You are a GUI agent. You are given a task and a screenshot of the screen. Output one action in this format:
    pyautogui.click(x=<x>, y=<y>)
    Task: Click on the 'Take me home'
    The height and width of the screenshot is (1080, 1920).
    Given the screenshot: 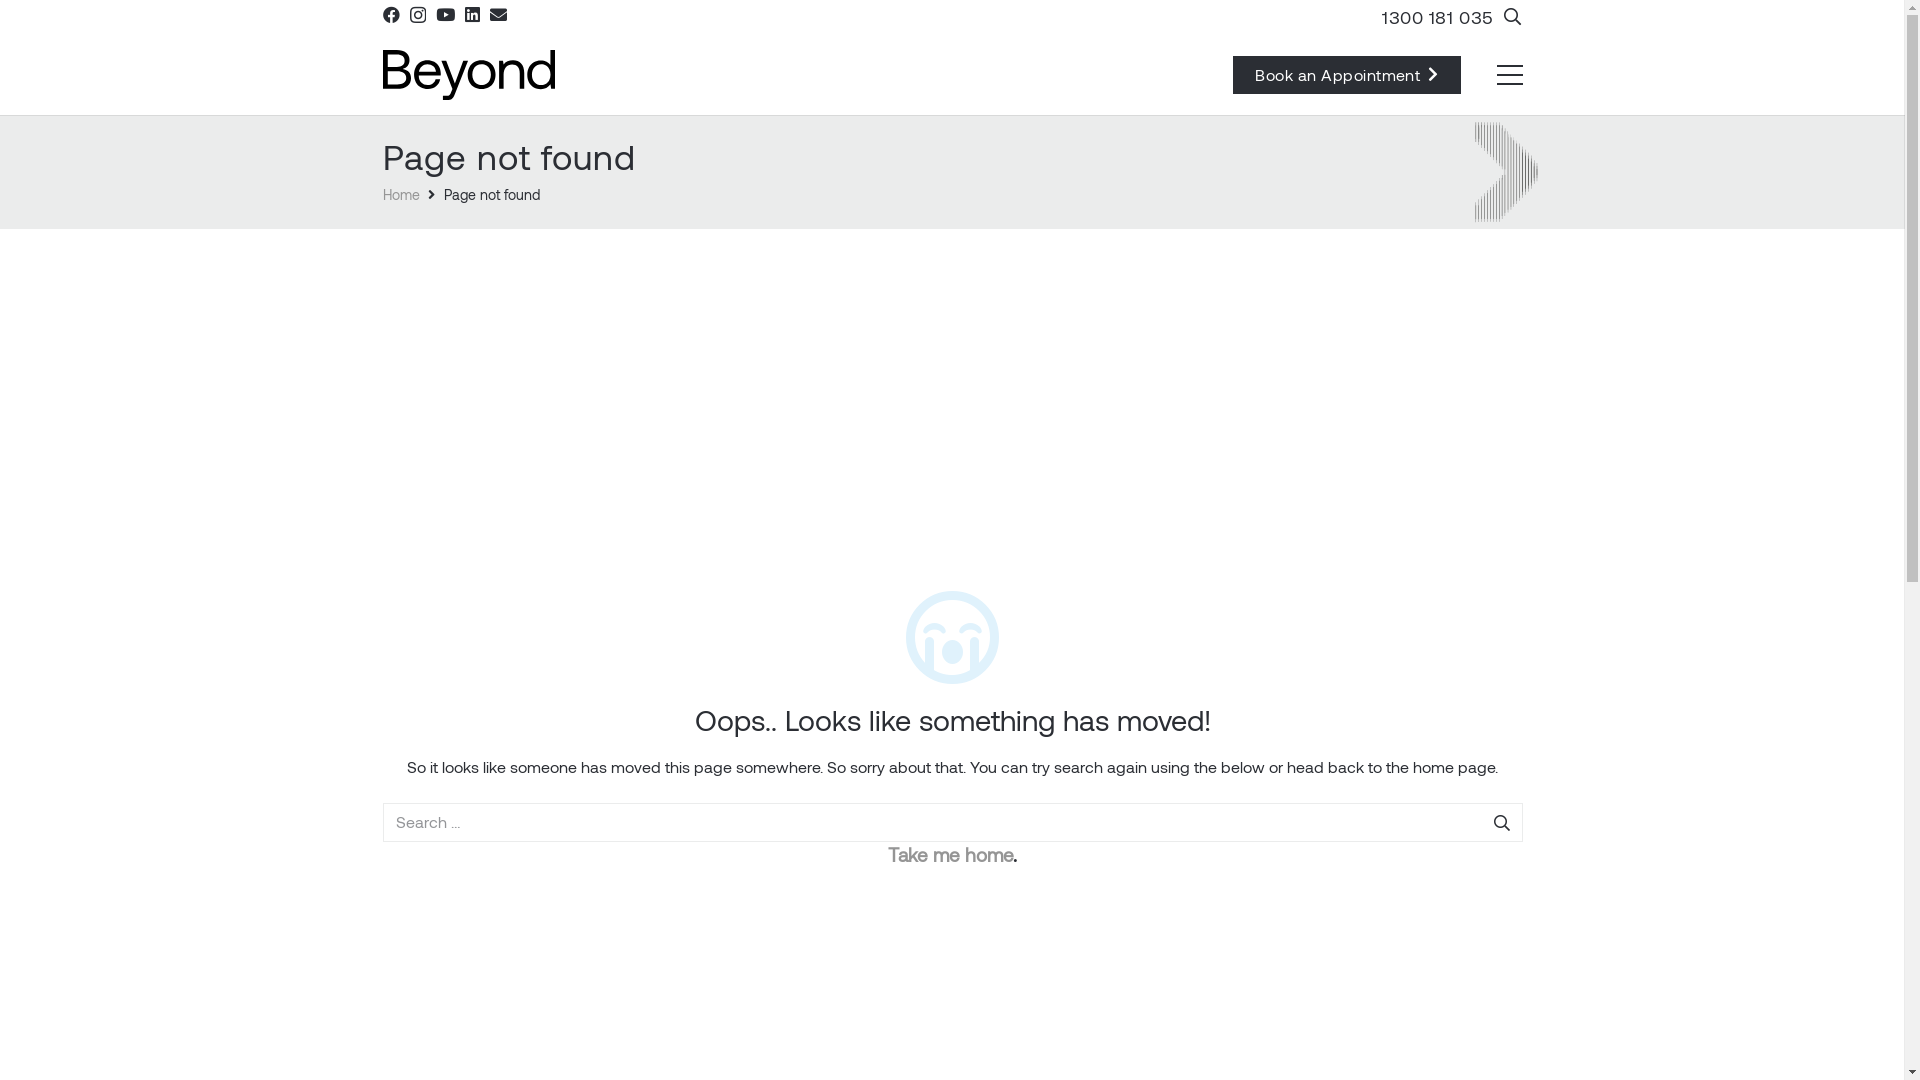 What is the action you would take?
    pyautogui.click(x=949, y=854)
    